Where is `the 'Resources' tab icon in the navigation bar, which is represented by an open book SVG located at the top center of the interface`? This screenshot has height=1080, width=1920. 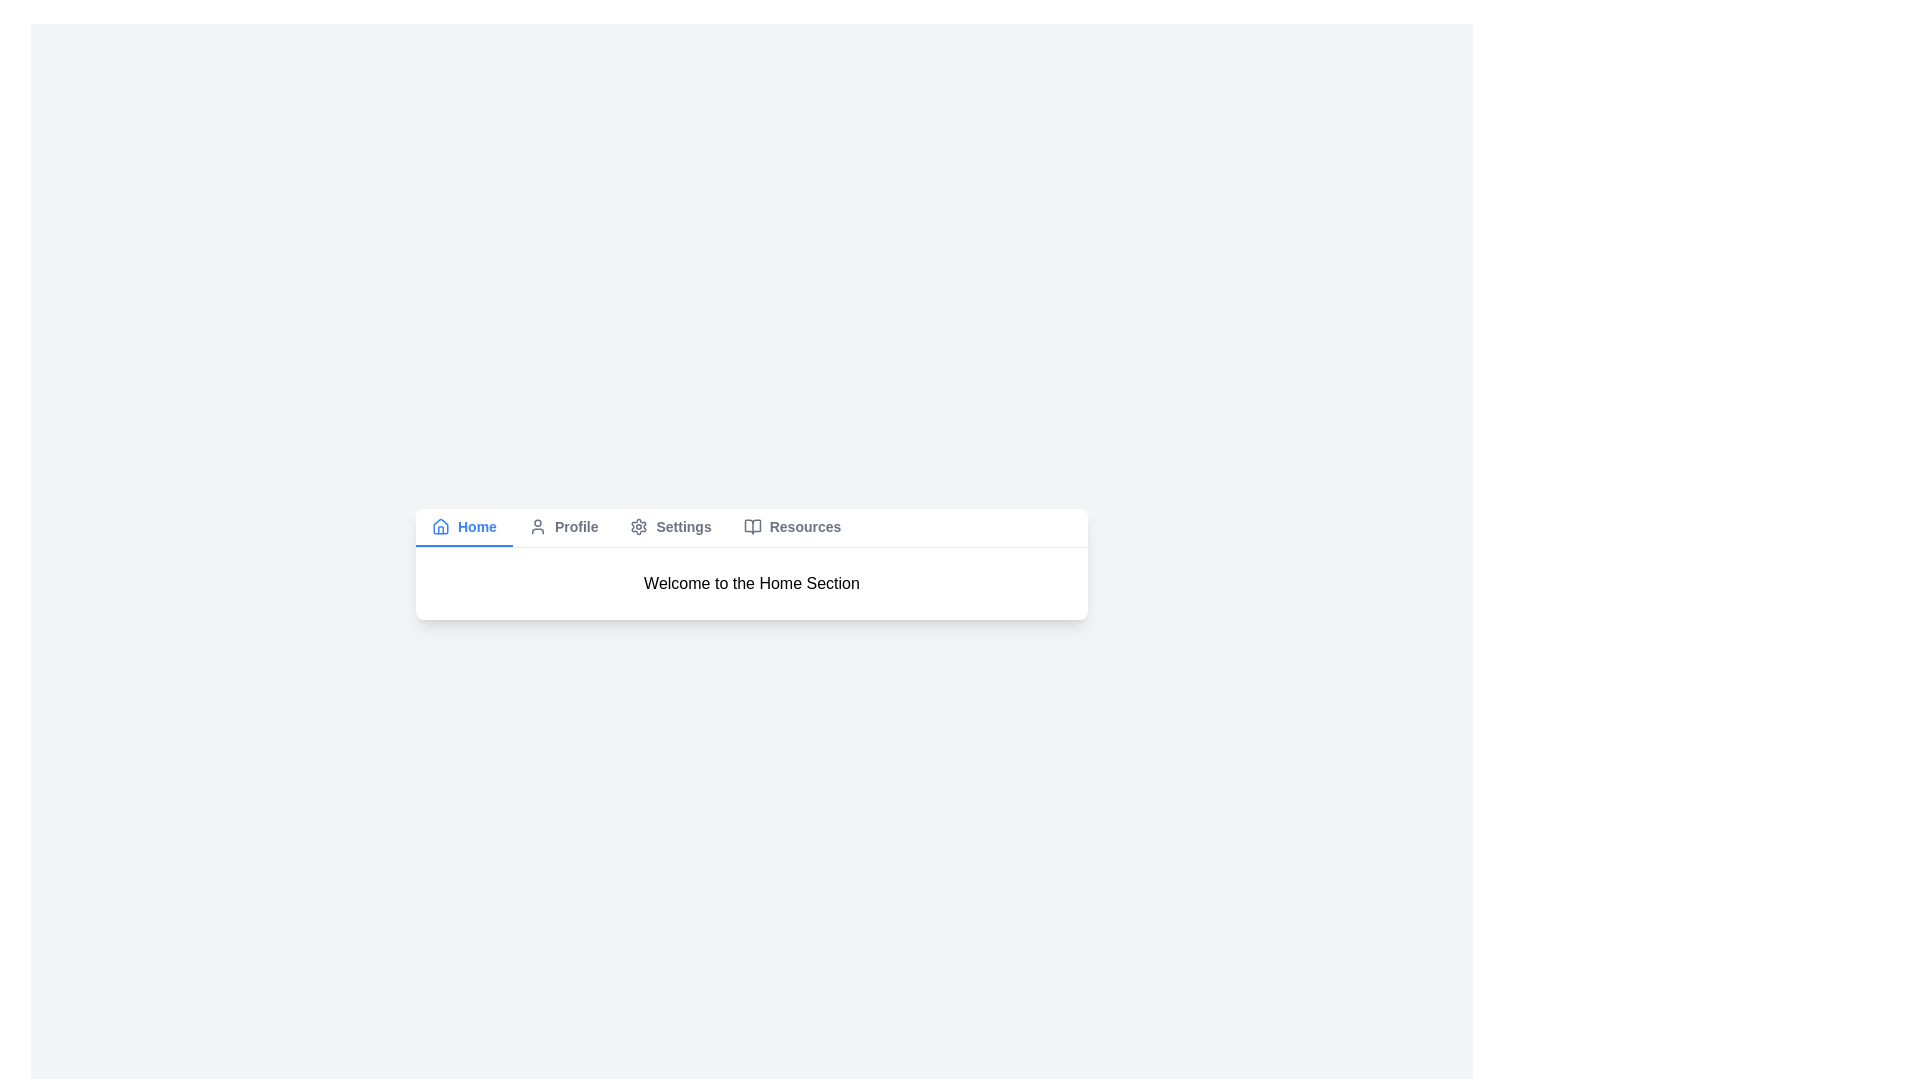 the 'Resources' tab icon in the navigation bar, which is represented by an open book SVG located at the top center of the interface is located at coordinates (751, 525).